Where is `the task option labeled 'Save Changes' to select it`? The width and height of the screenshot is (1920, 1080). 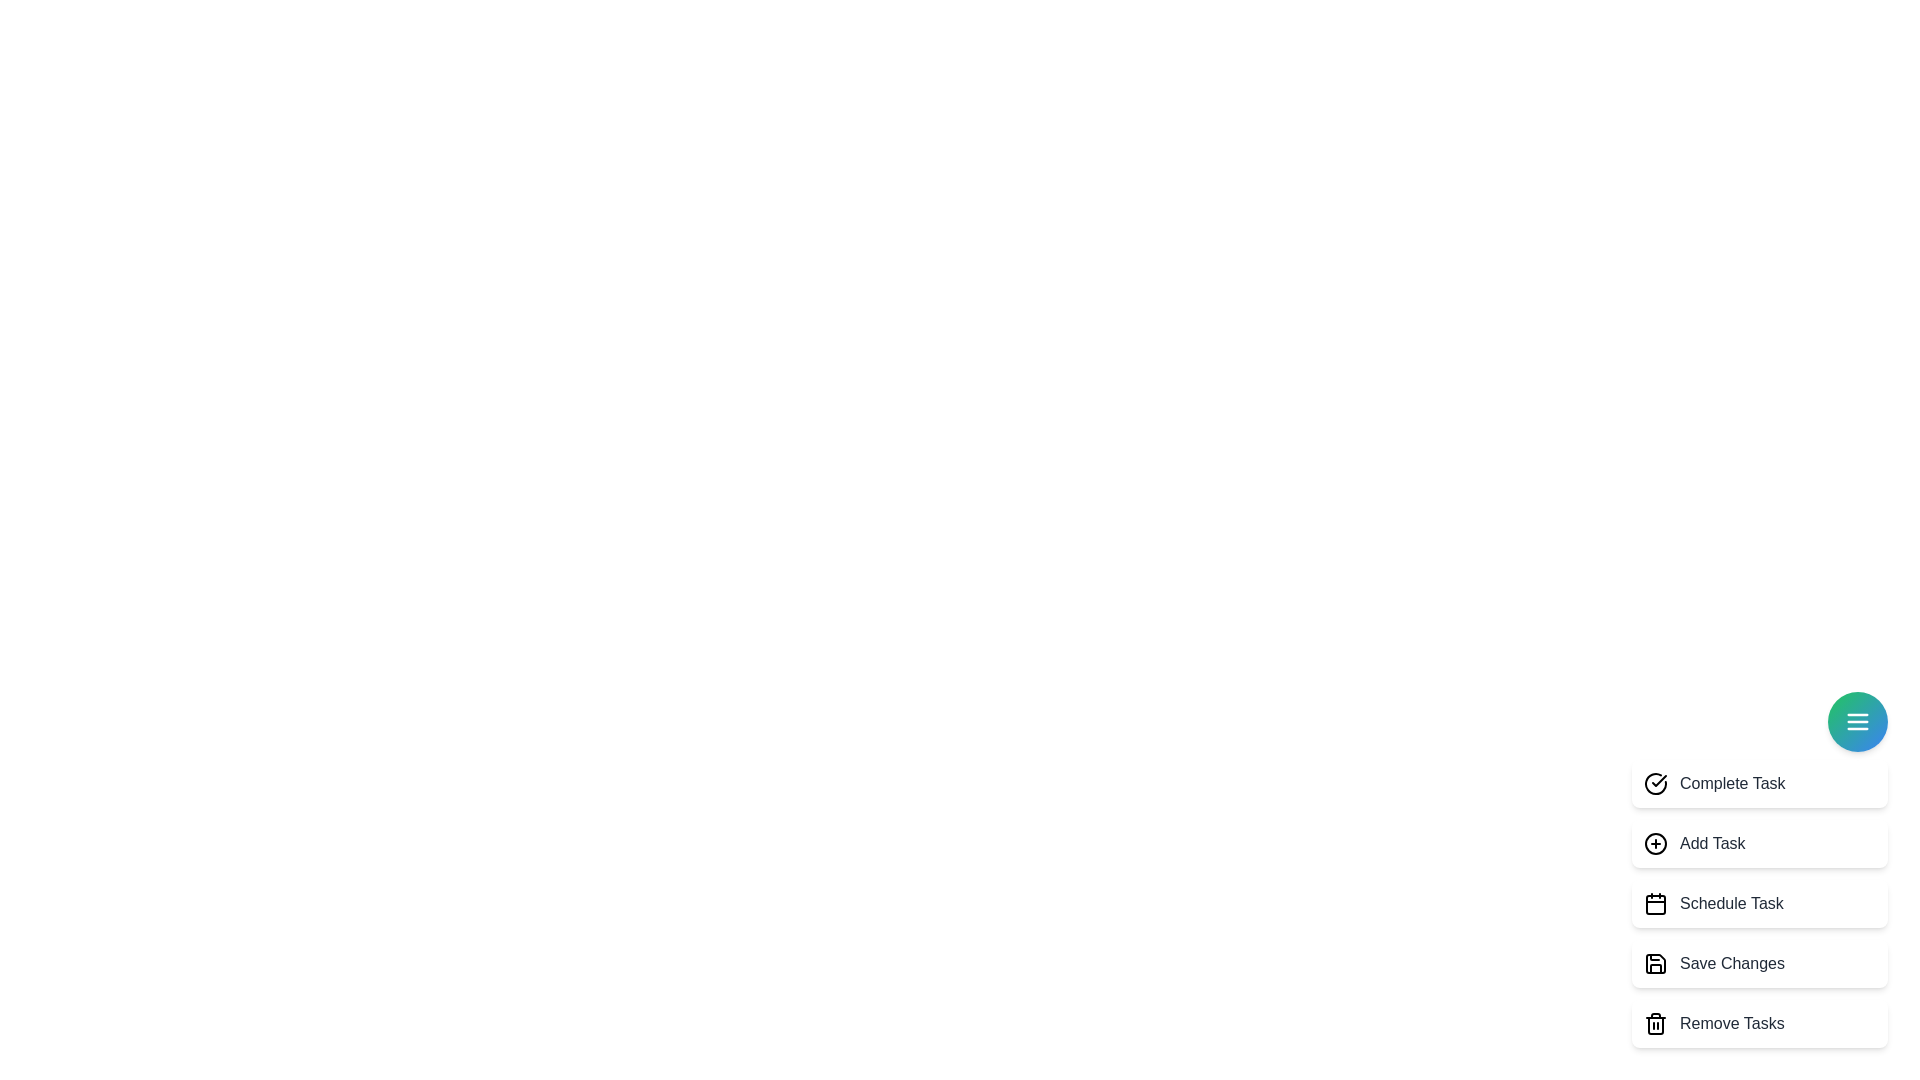 the task option labeled 'Save Changes' to select it is located at coordinates (1760, 963).